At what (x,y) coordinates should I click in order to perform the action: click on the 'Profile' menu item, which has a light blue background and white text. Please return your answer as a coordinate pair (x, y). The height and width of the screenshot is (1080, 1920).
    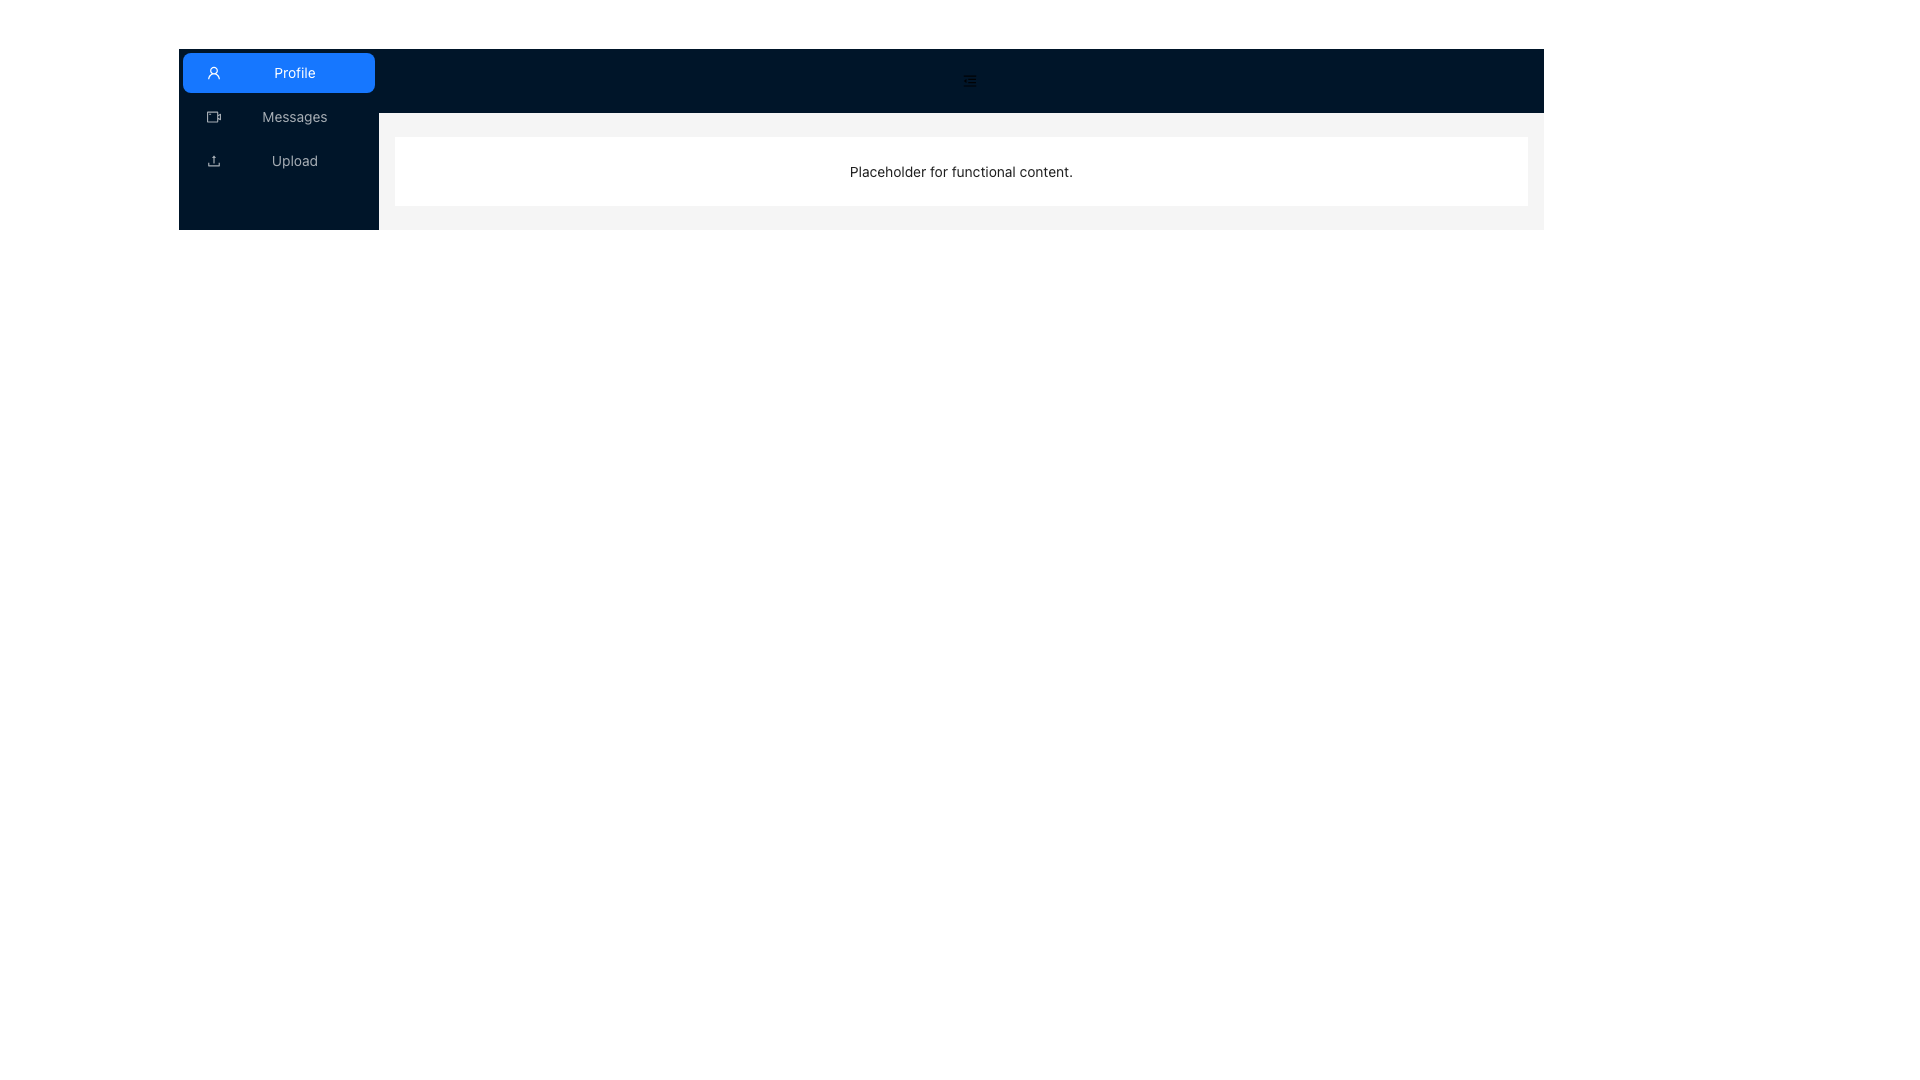
    Looking at the image, I should click on (277, 72).